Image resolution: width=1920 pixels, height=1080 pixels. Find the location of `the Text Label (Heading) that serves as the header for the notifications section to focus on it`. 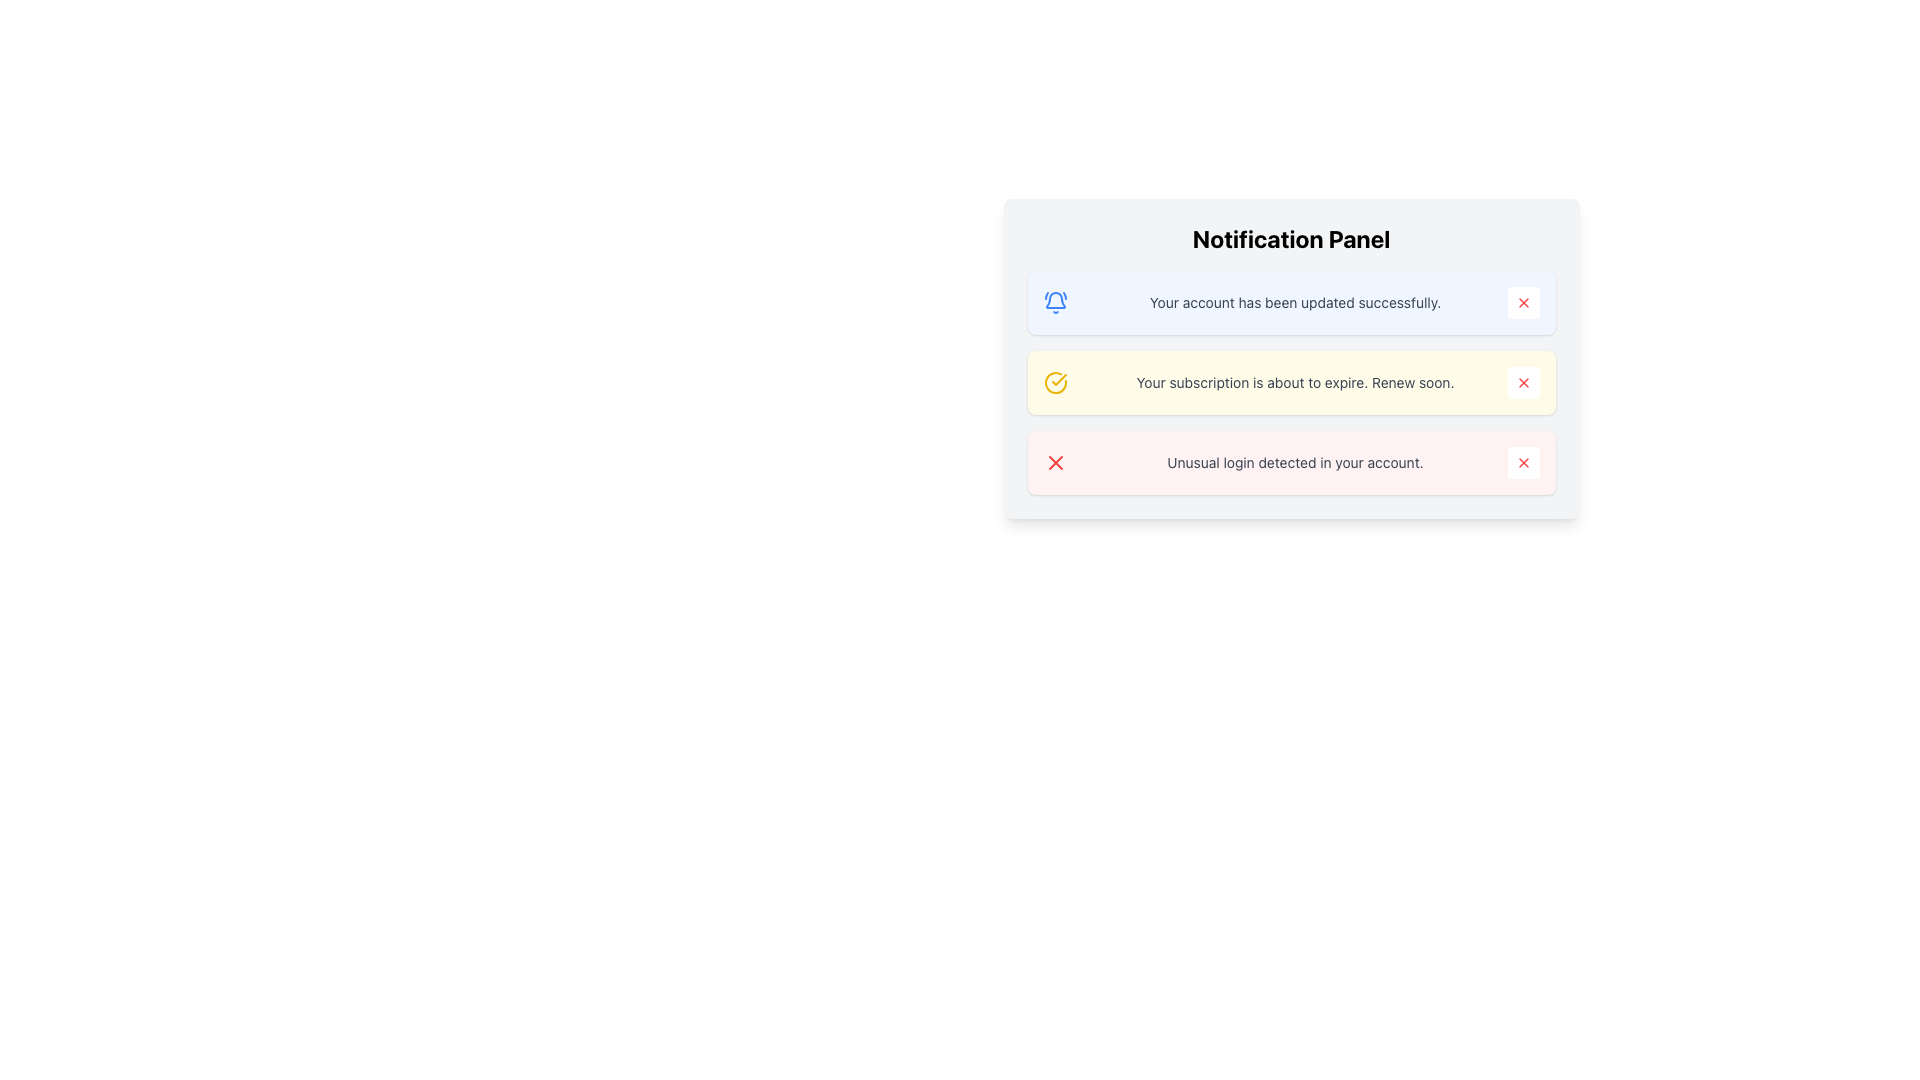

the Text Label (Heading) that serves as the header for the notifications section to focus on it is located at coordinates (1291, 238).